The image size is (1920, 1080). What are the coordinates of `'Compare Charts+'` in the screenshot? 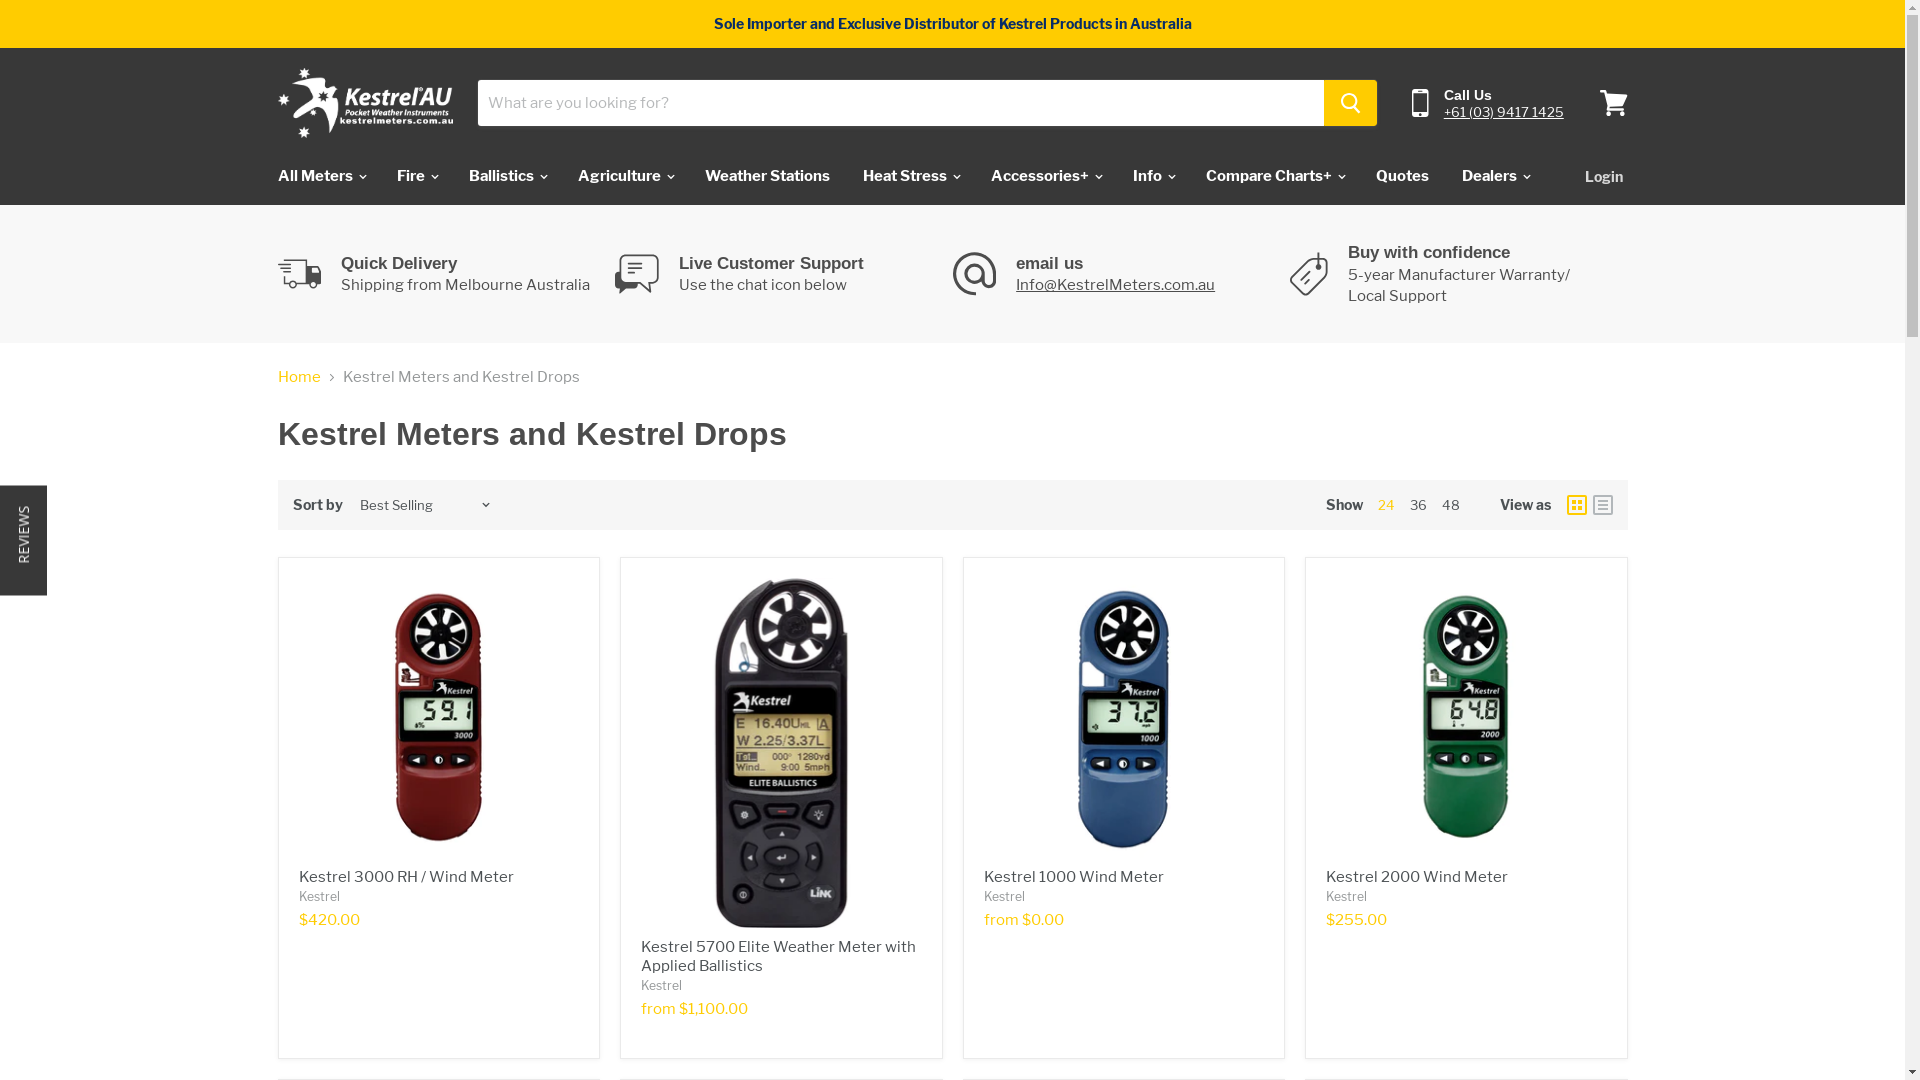 It's located at (1272, 175).